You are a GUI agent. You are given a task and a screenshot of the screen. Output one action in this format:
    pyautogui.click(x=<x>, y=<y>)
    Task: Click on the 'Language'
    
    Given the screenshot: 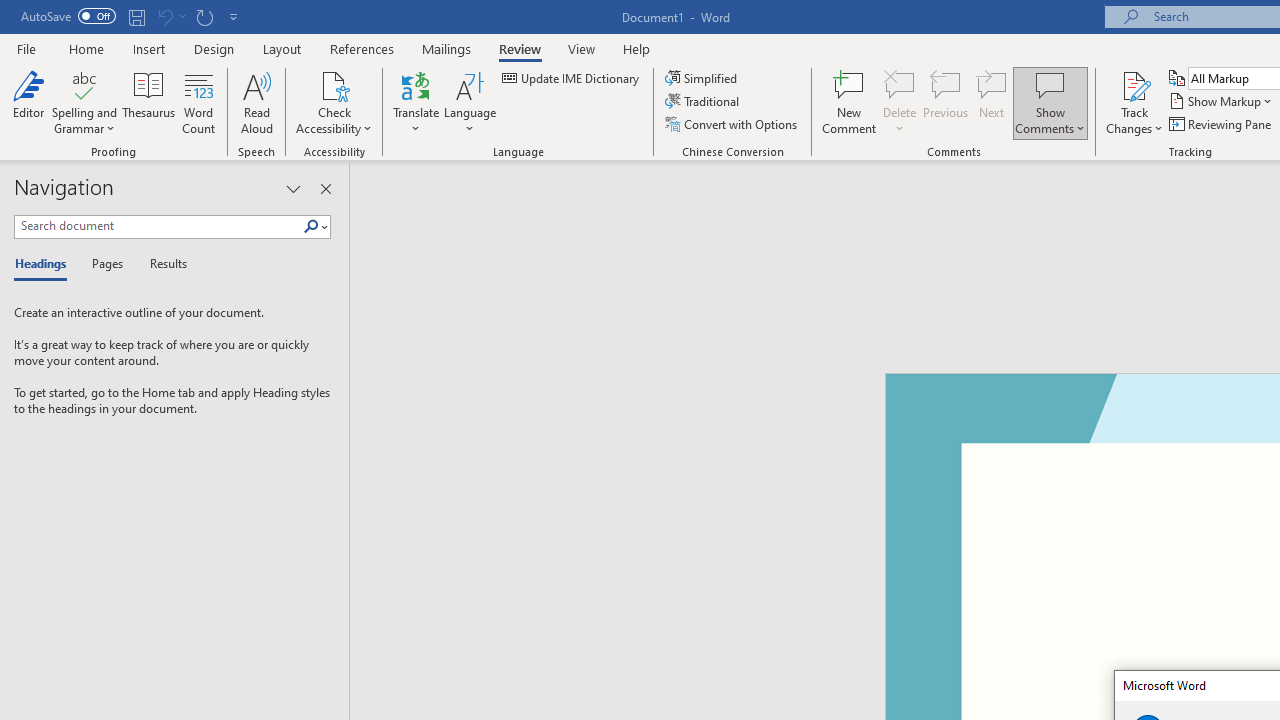 What is the action you would take?
    pyautogui.click(x=469, y=103)
    